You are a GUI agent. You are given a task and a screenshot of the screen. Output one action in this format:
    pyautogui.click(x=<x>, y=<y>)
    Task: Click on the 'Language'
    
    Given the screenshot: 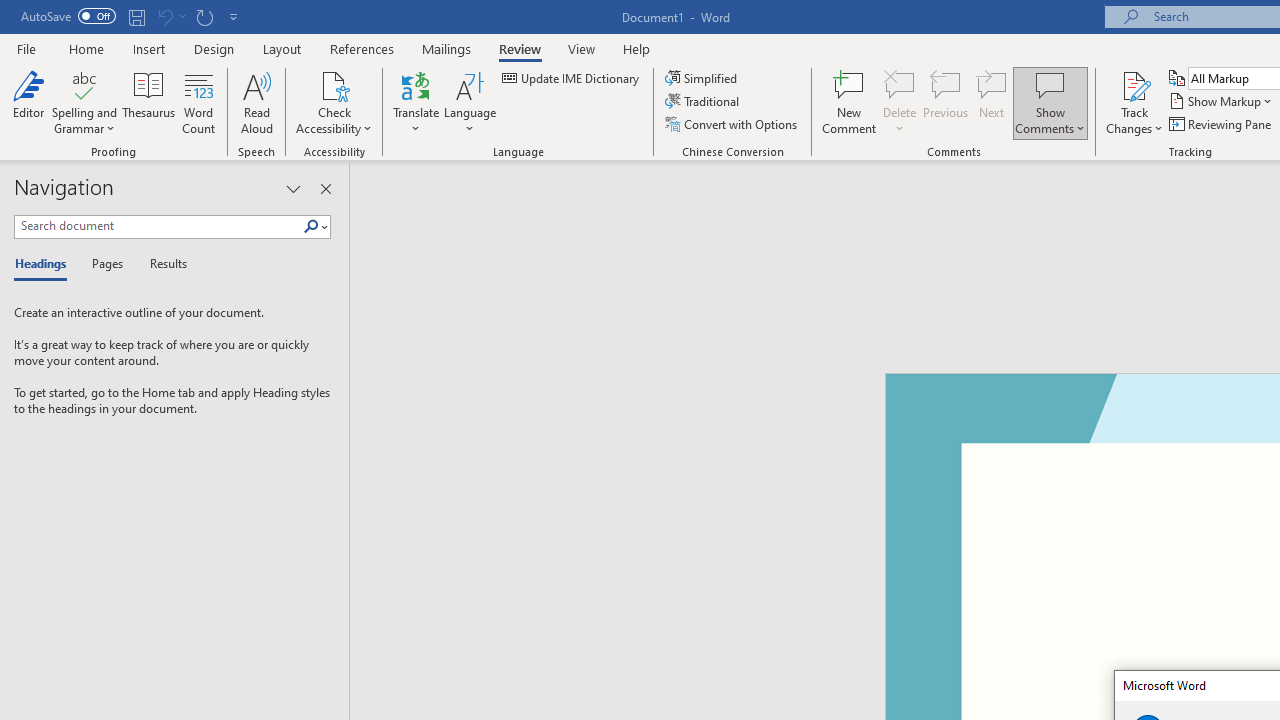 What is the action you would take?
    pyautogui.click(x=469, y=103)
    